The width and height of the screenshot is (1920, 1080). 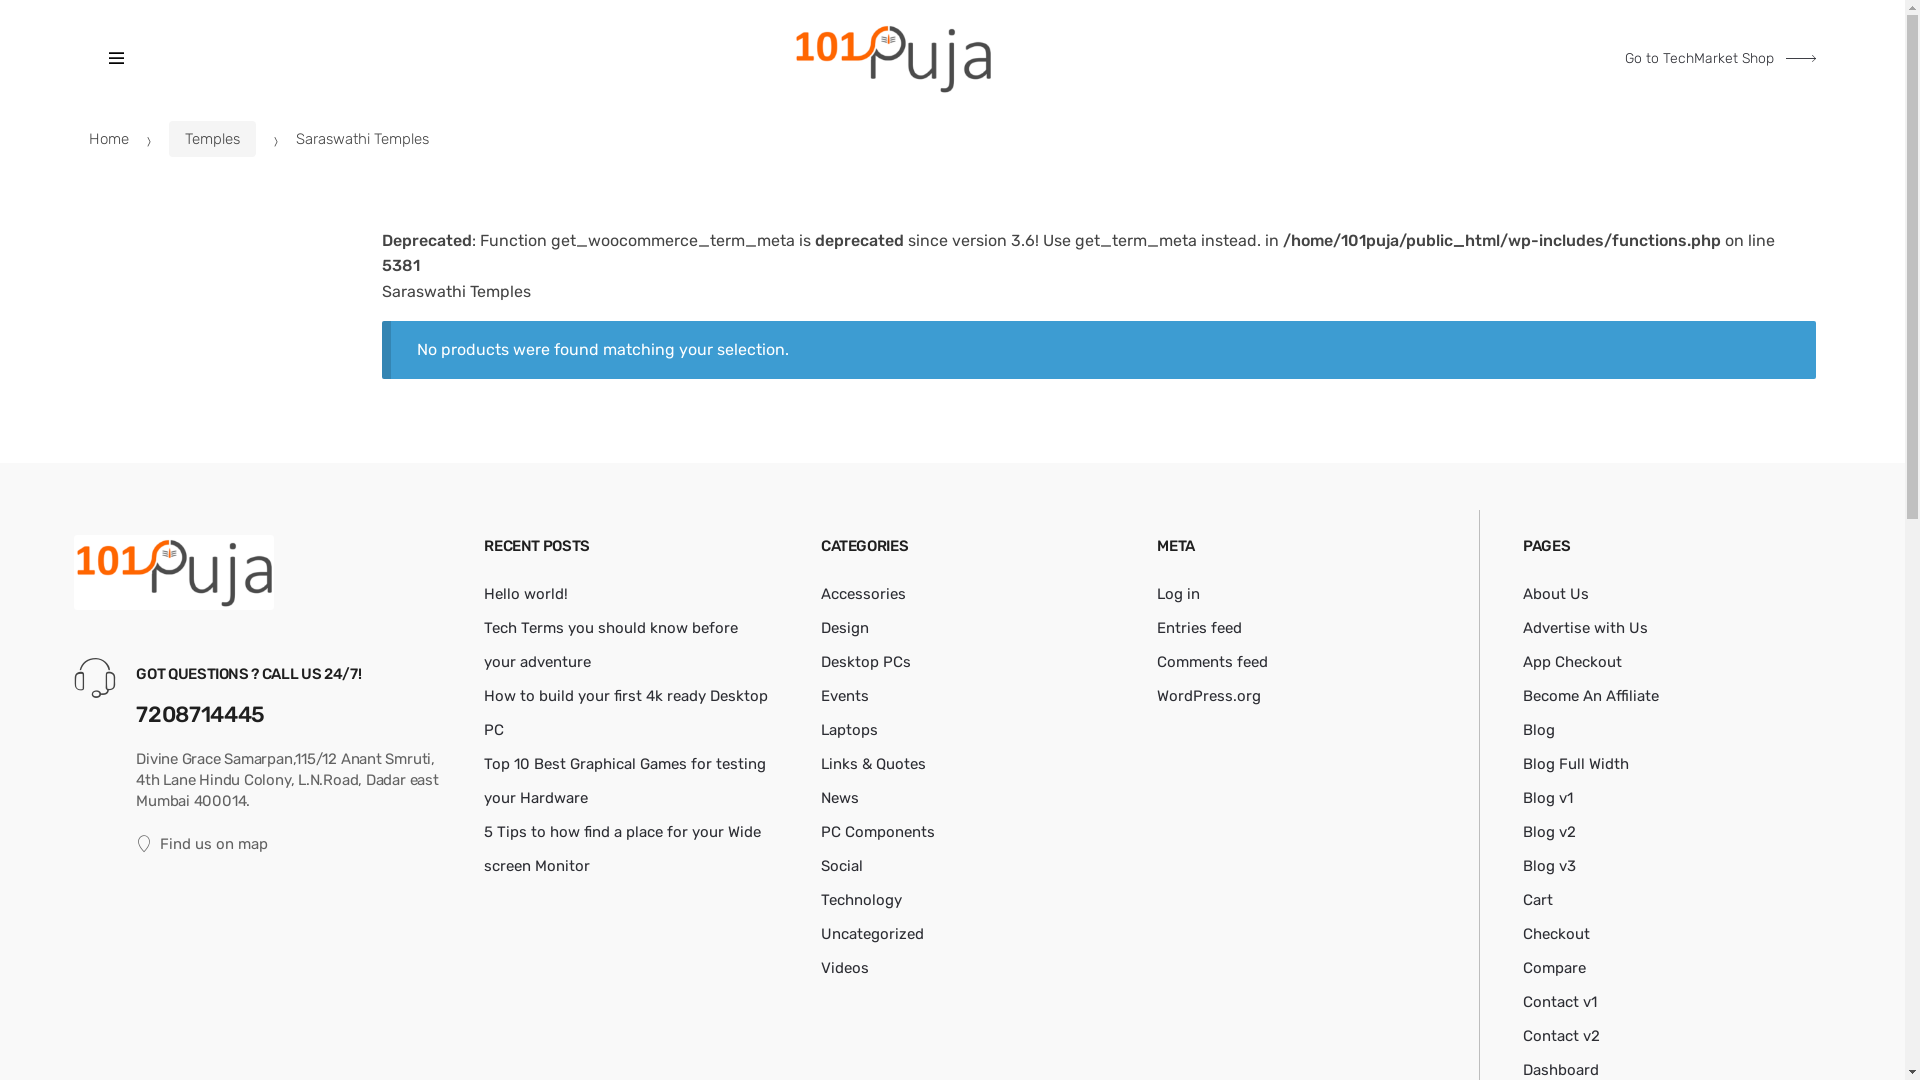 I want to click on 'Dashboard', so click(x=1559, y=1068).